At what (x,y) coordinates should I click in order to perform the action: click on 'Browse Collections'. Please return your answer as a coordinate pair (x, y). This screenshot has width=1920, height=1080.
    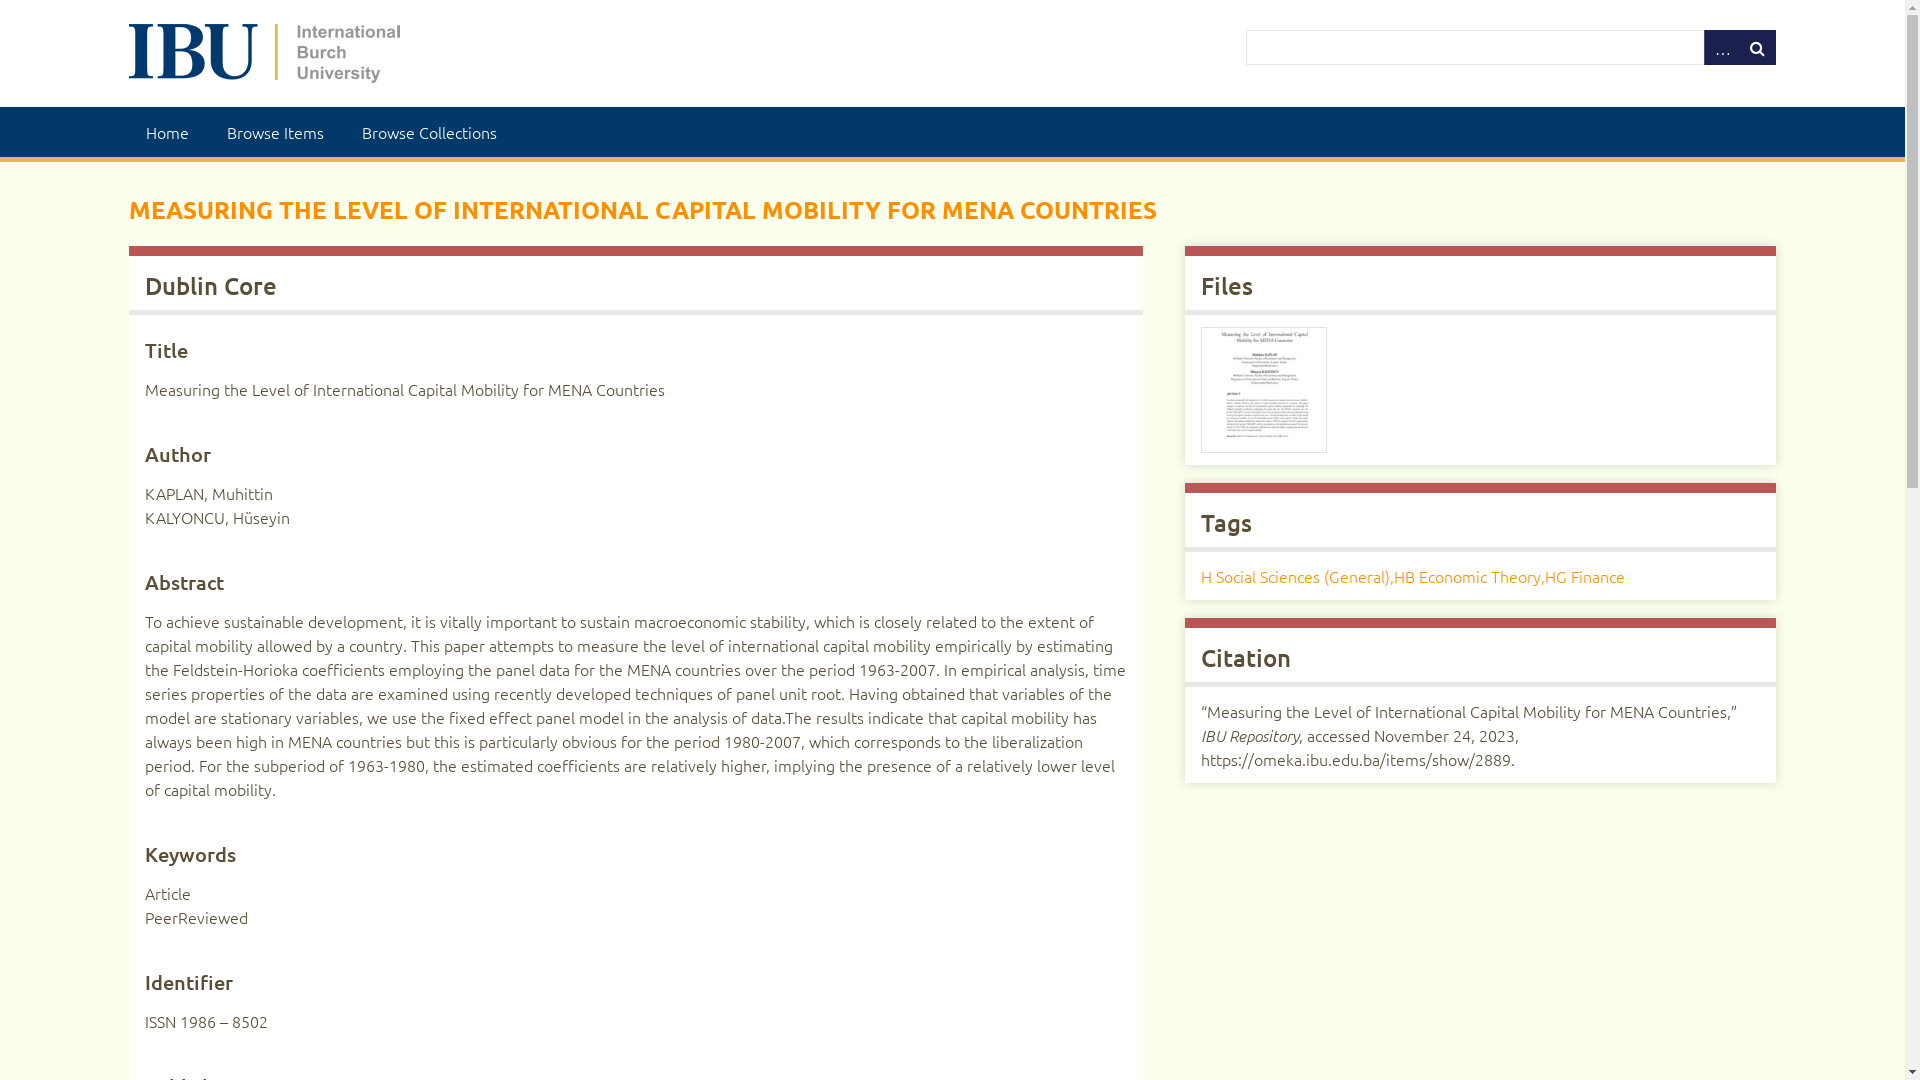
    Looking at the image, I should click on (428, 131).